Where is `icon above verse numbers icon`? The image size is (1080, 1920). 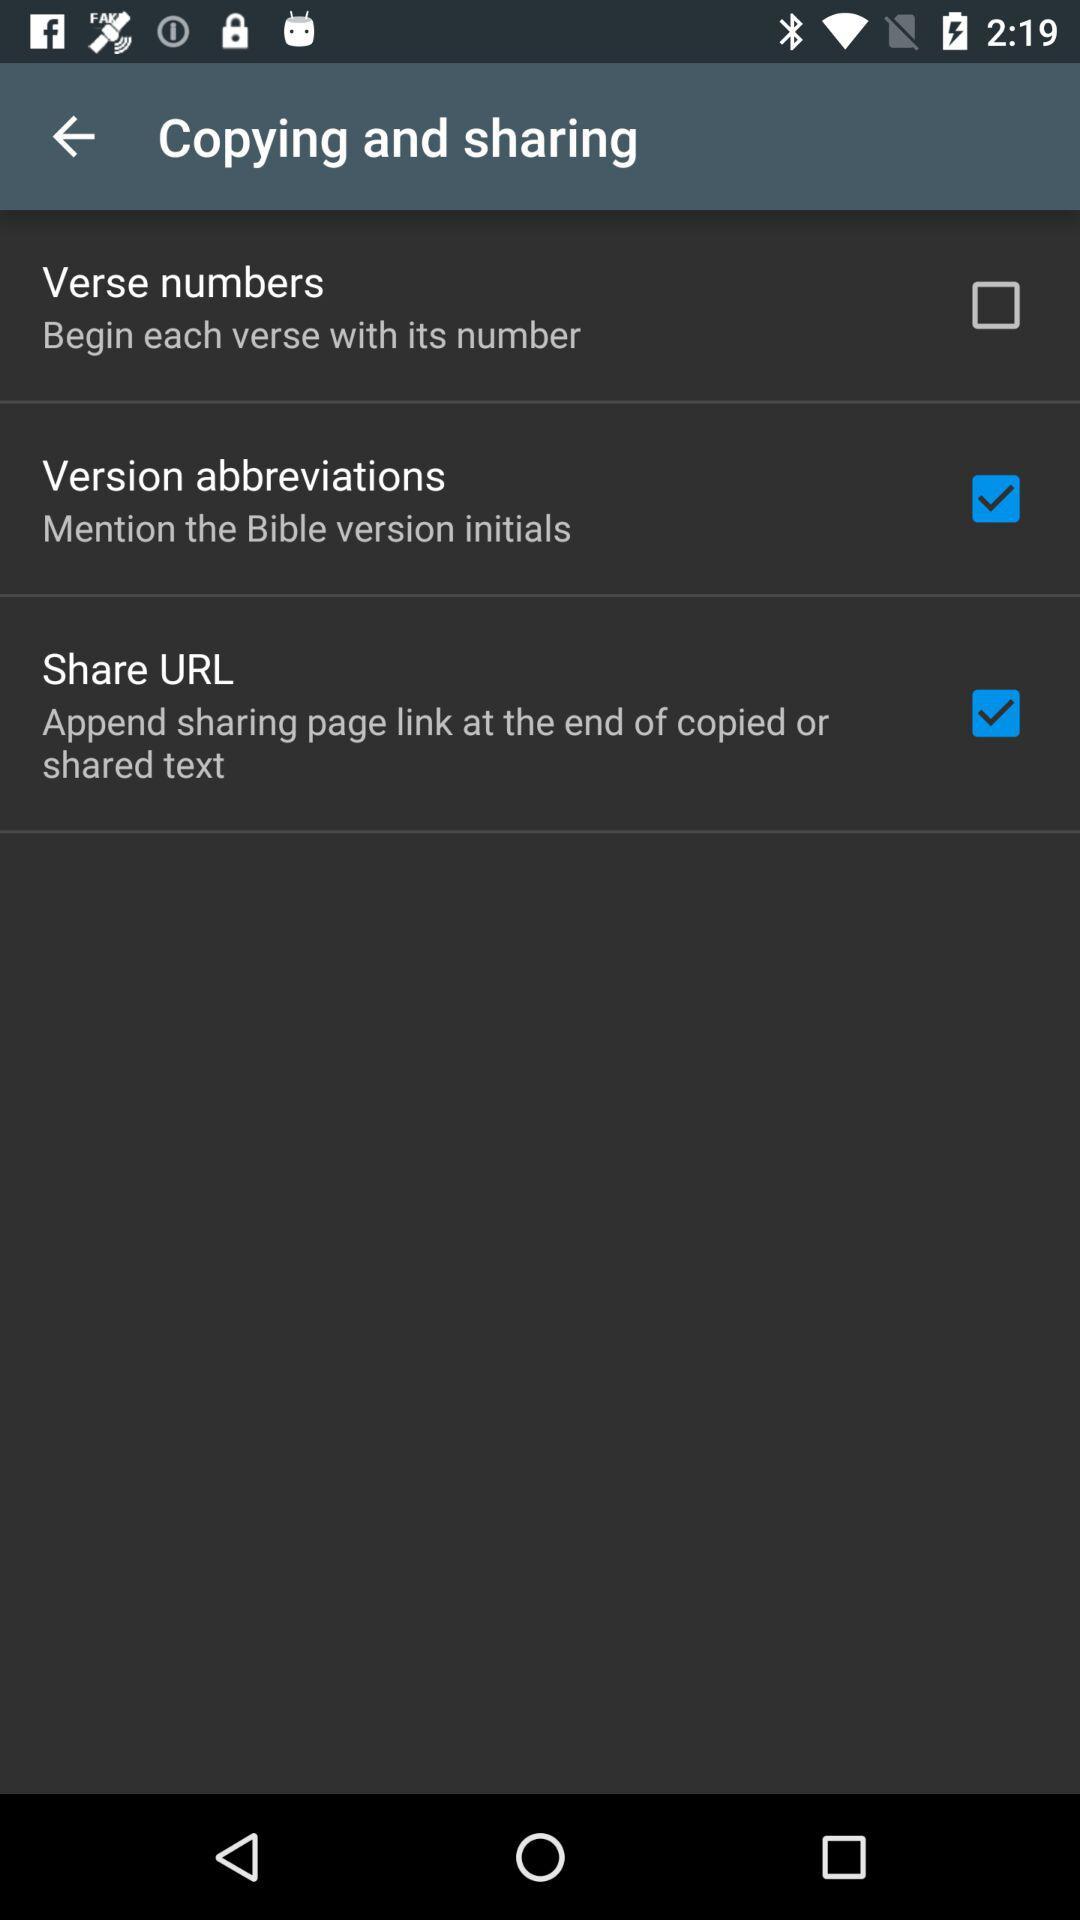 icon above verse numbers icon is located at coordinates (72, 135).